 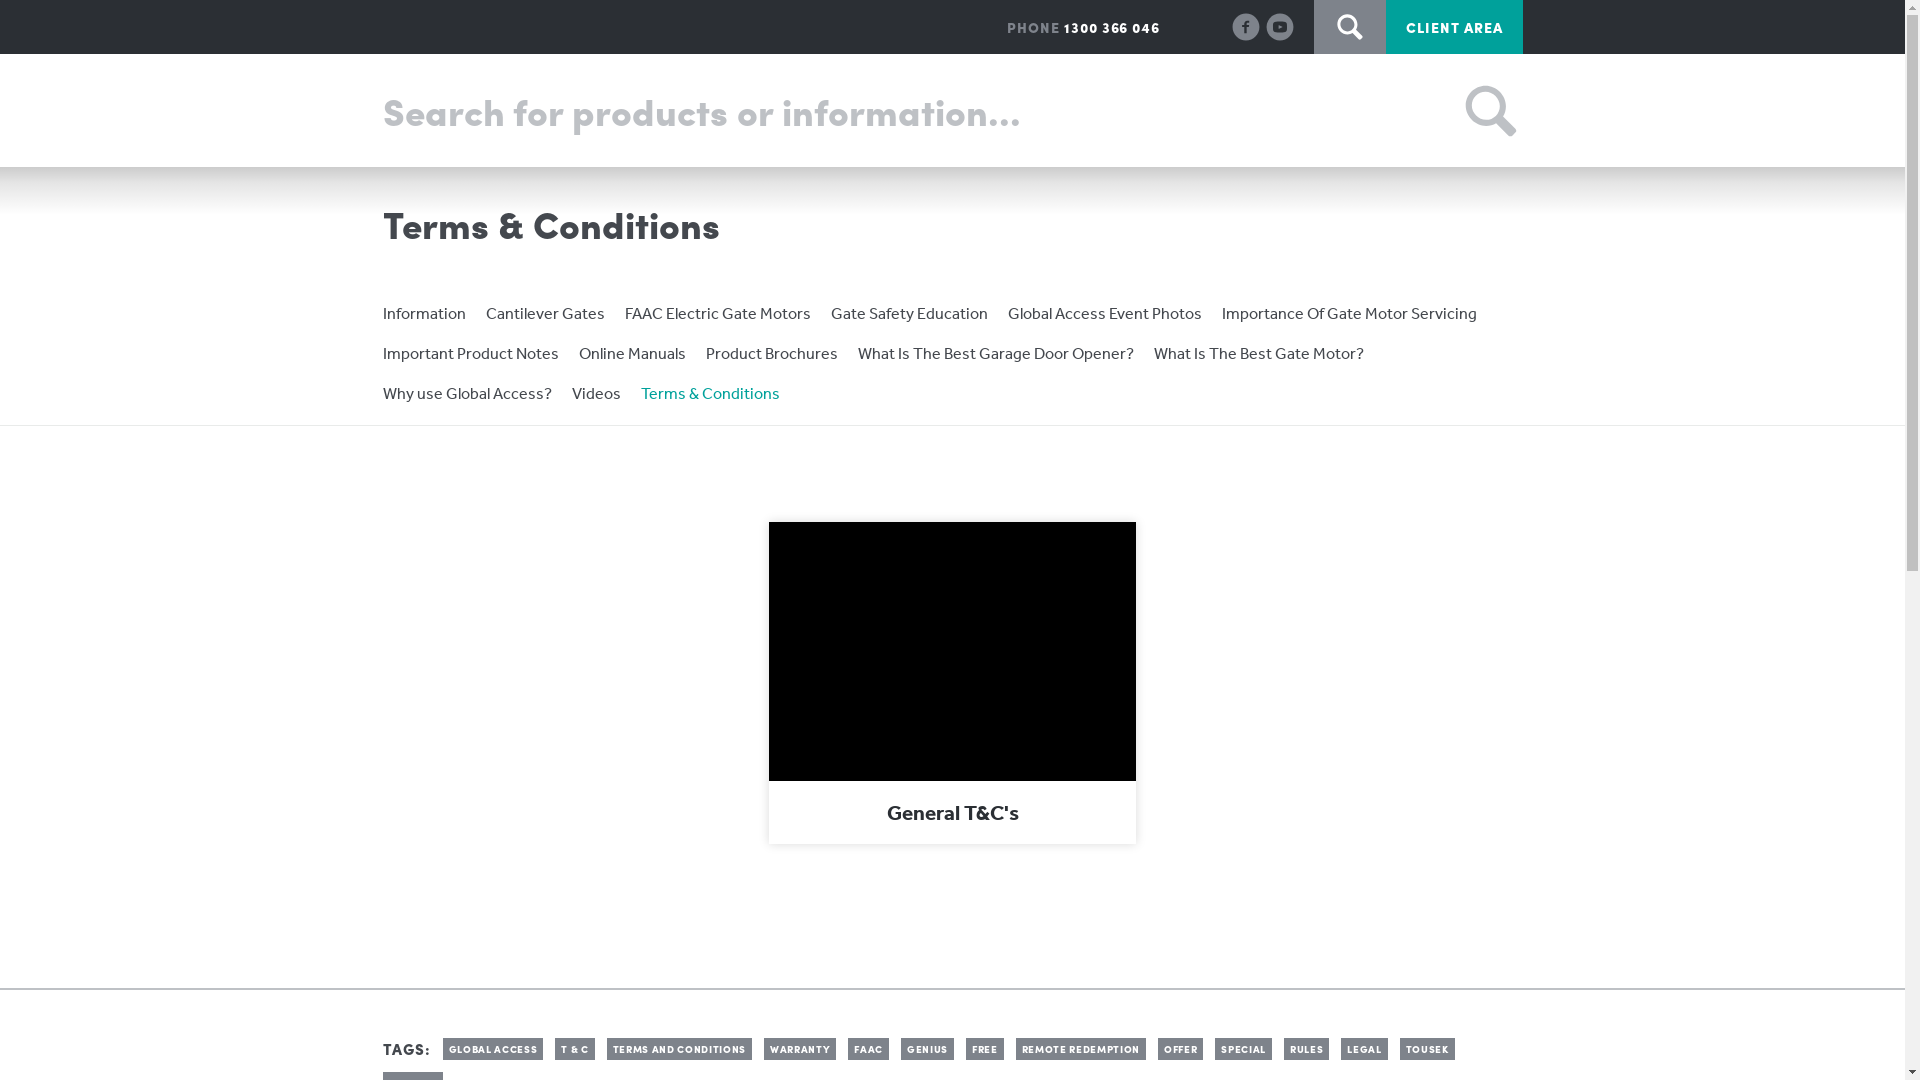 I want to click on 'Information', so click(x=422, y=312).